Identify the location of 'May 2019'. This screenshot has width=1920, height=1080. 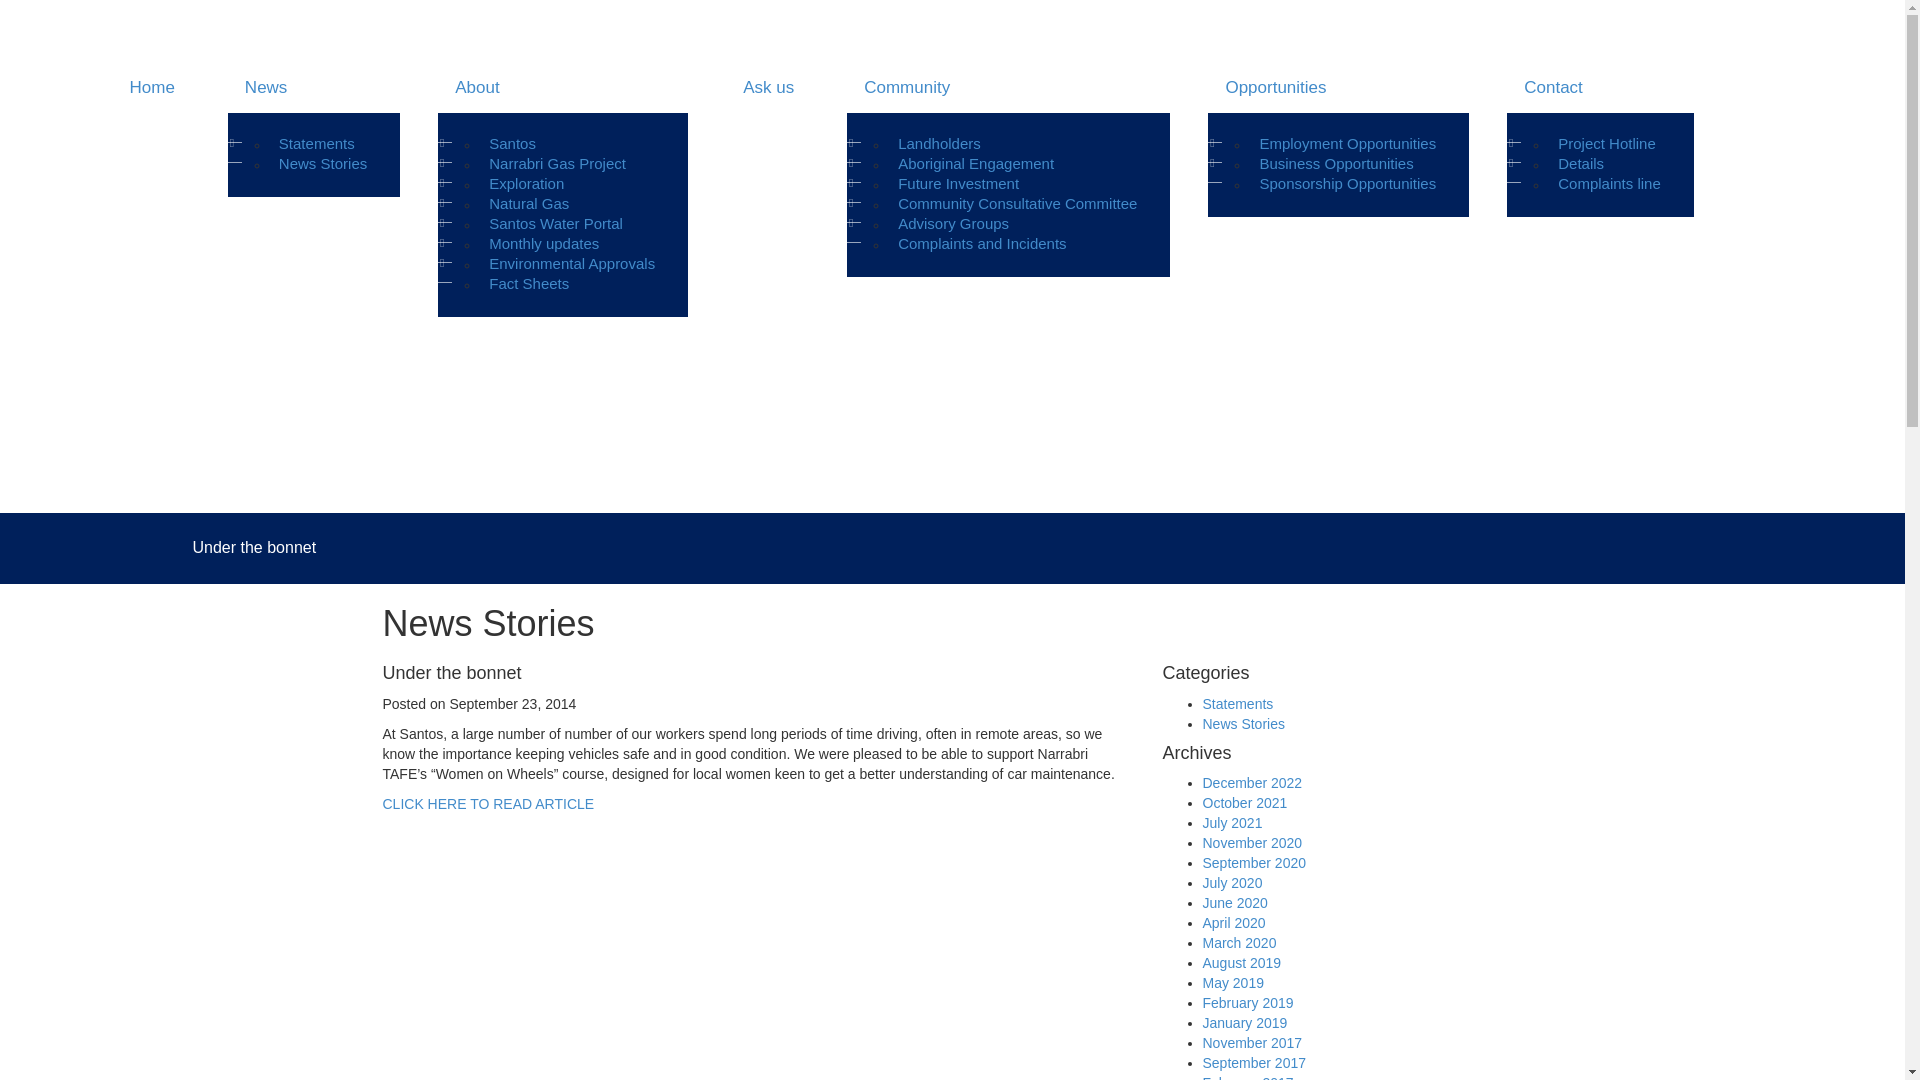
(1200, 982).